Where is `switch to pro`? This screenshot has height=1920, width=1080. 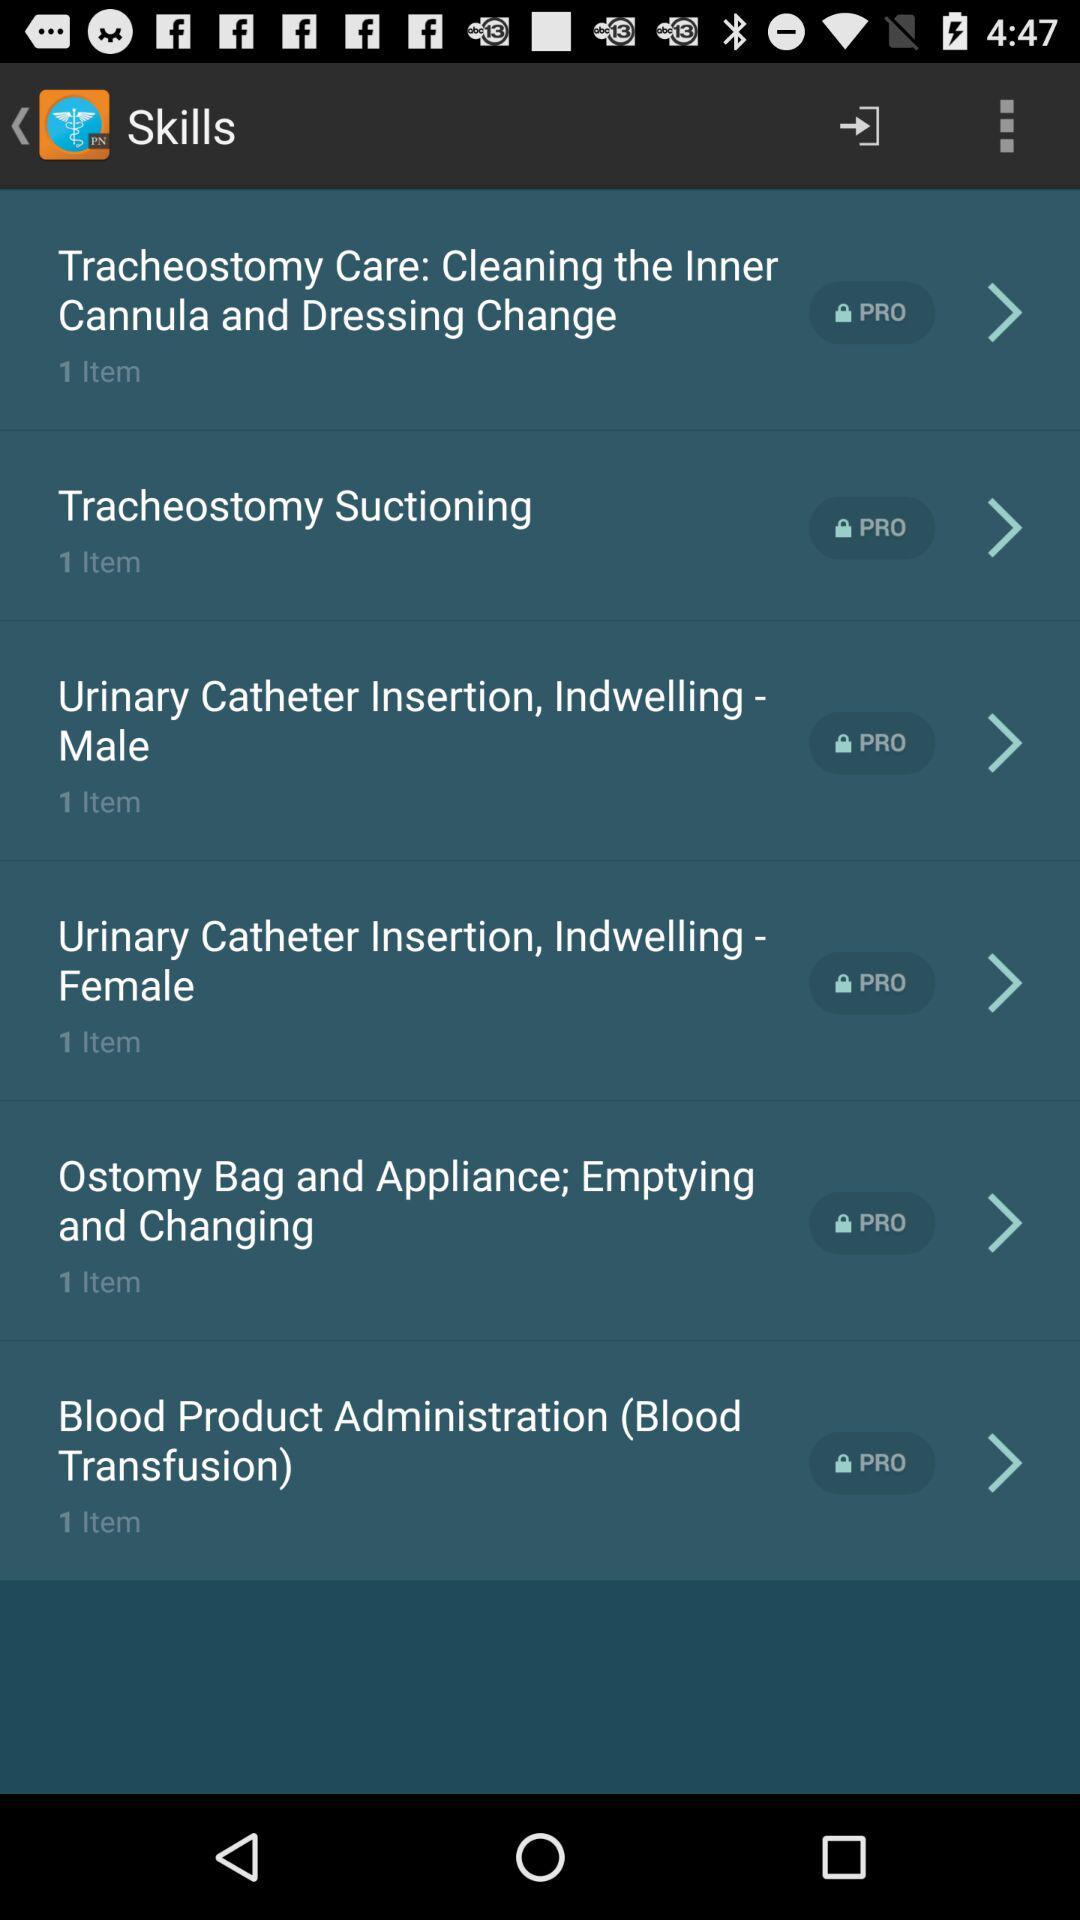 switch to pro is located at coordinates (871, 742).